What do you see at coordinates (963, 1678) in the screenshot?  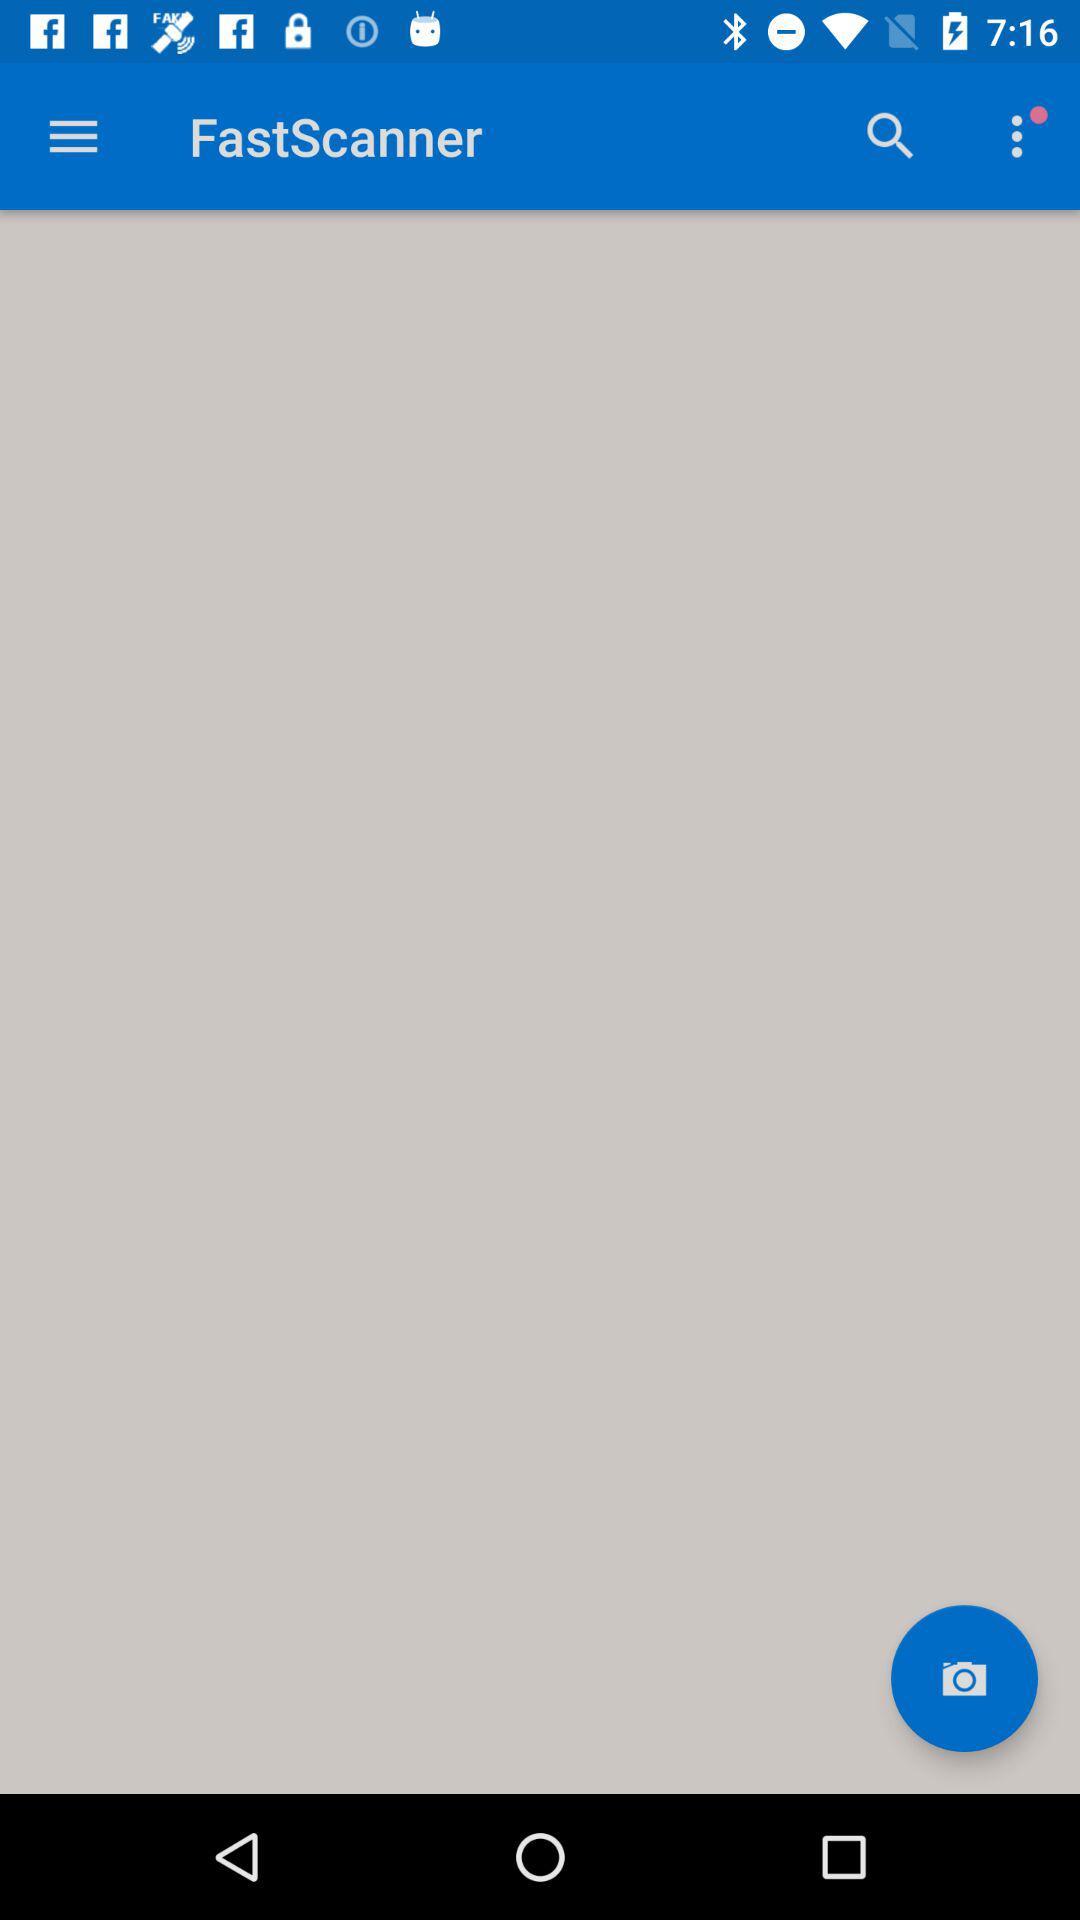 I see `take a picture` at bounding box center [963, 1678].